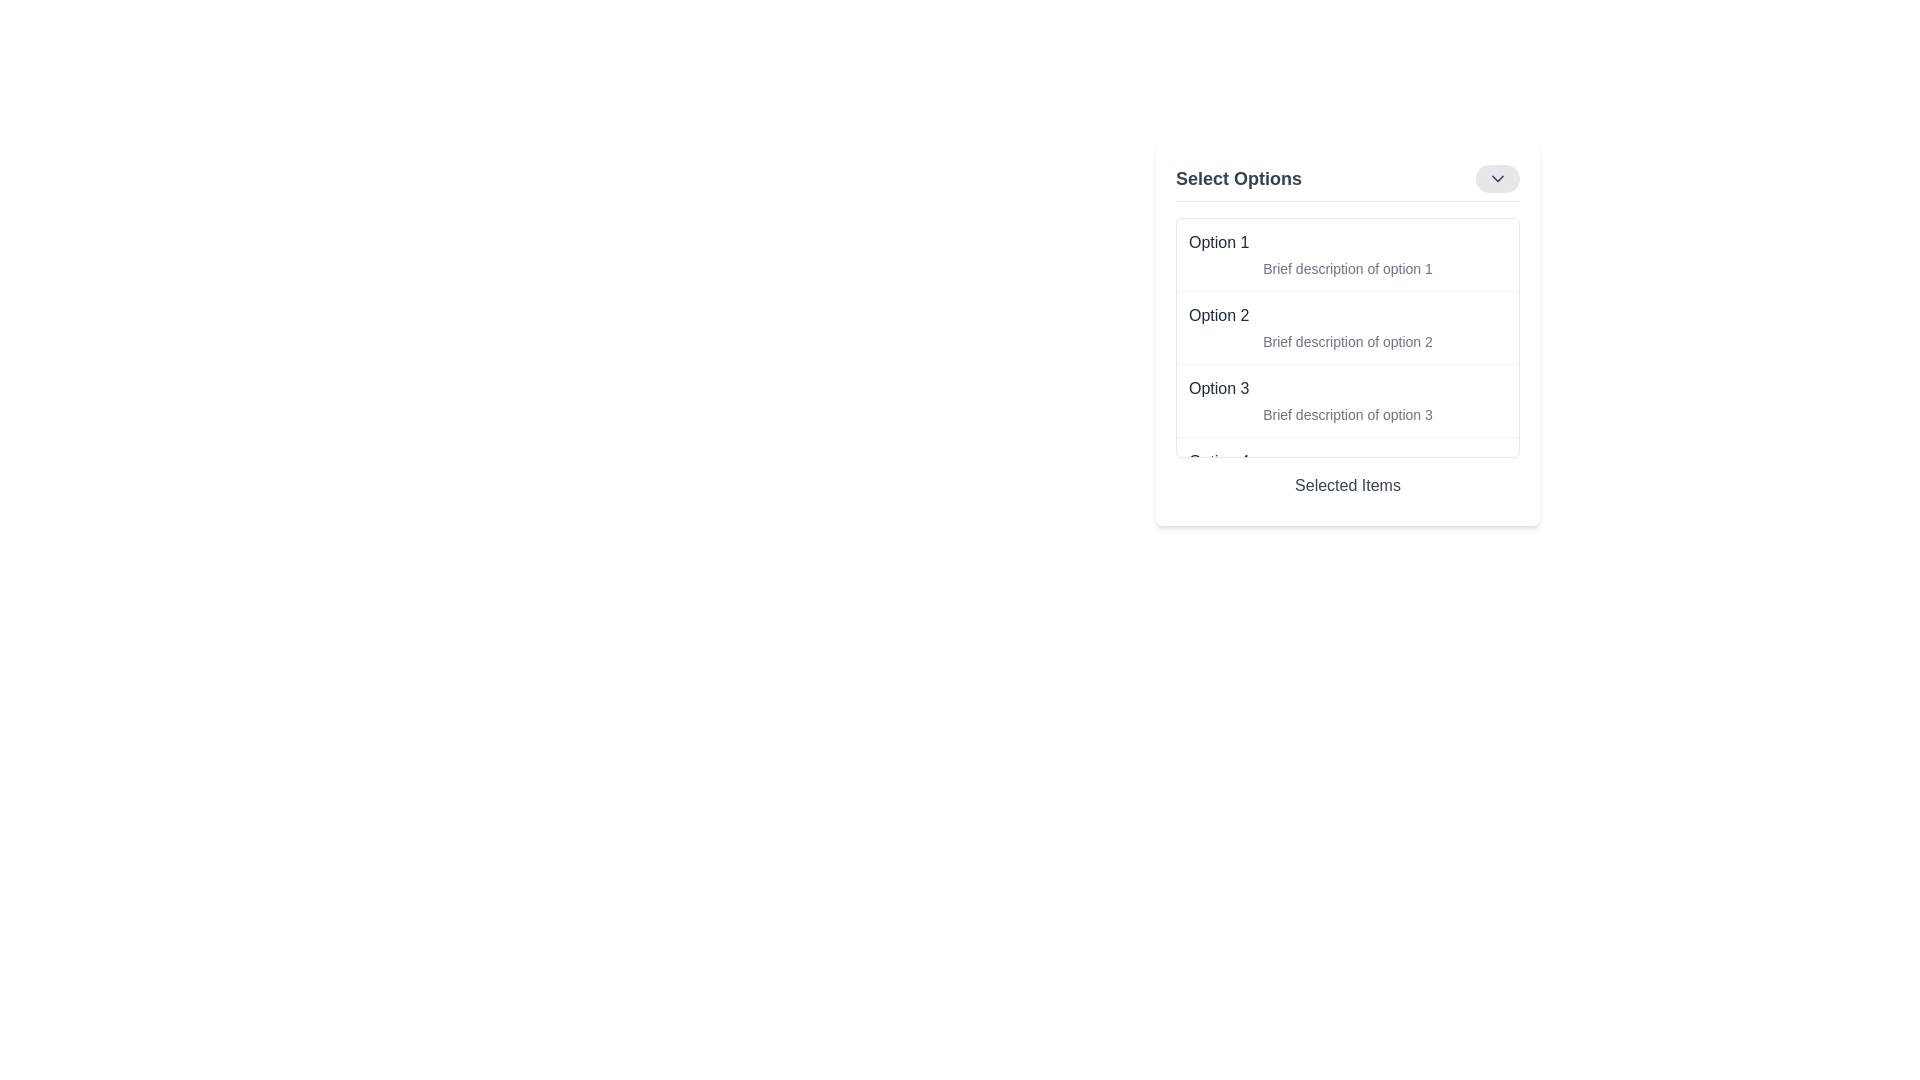  I want to click on the text label providing additional context for 'Option 3', which is positioned beneath the 'Option 3' label in the list of selectable options, so click(1348, 414).